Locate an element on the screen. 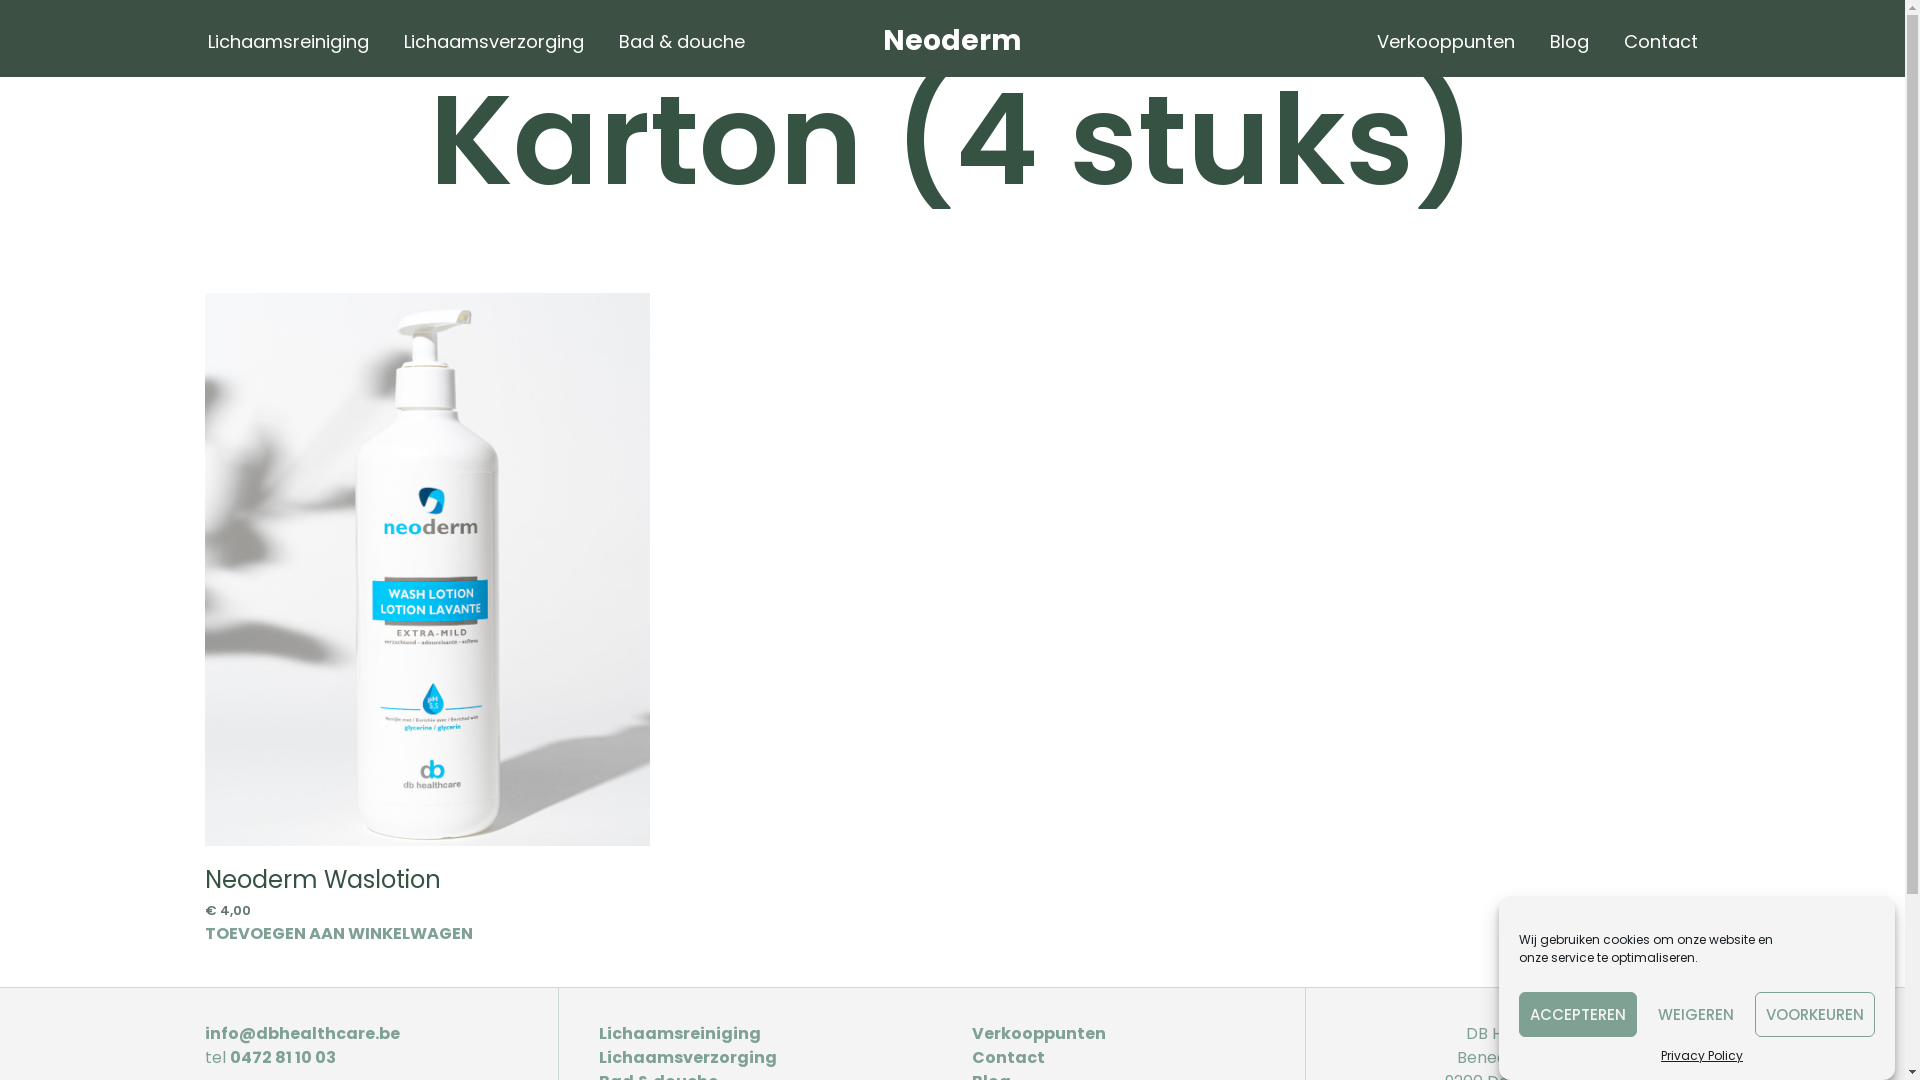 The image size is (1920, 1080). 'VOORKEUREN' is located at coordinates (1814, 1014).